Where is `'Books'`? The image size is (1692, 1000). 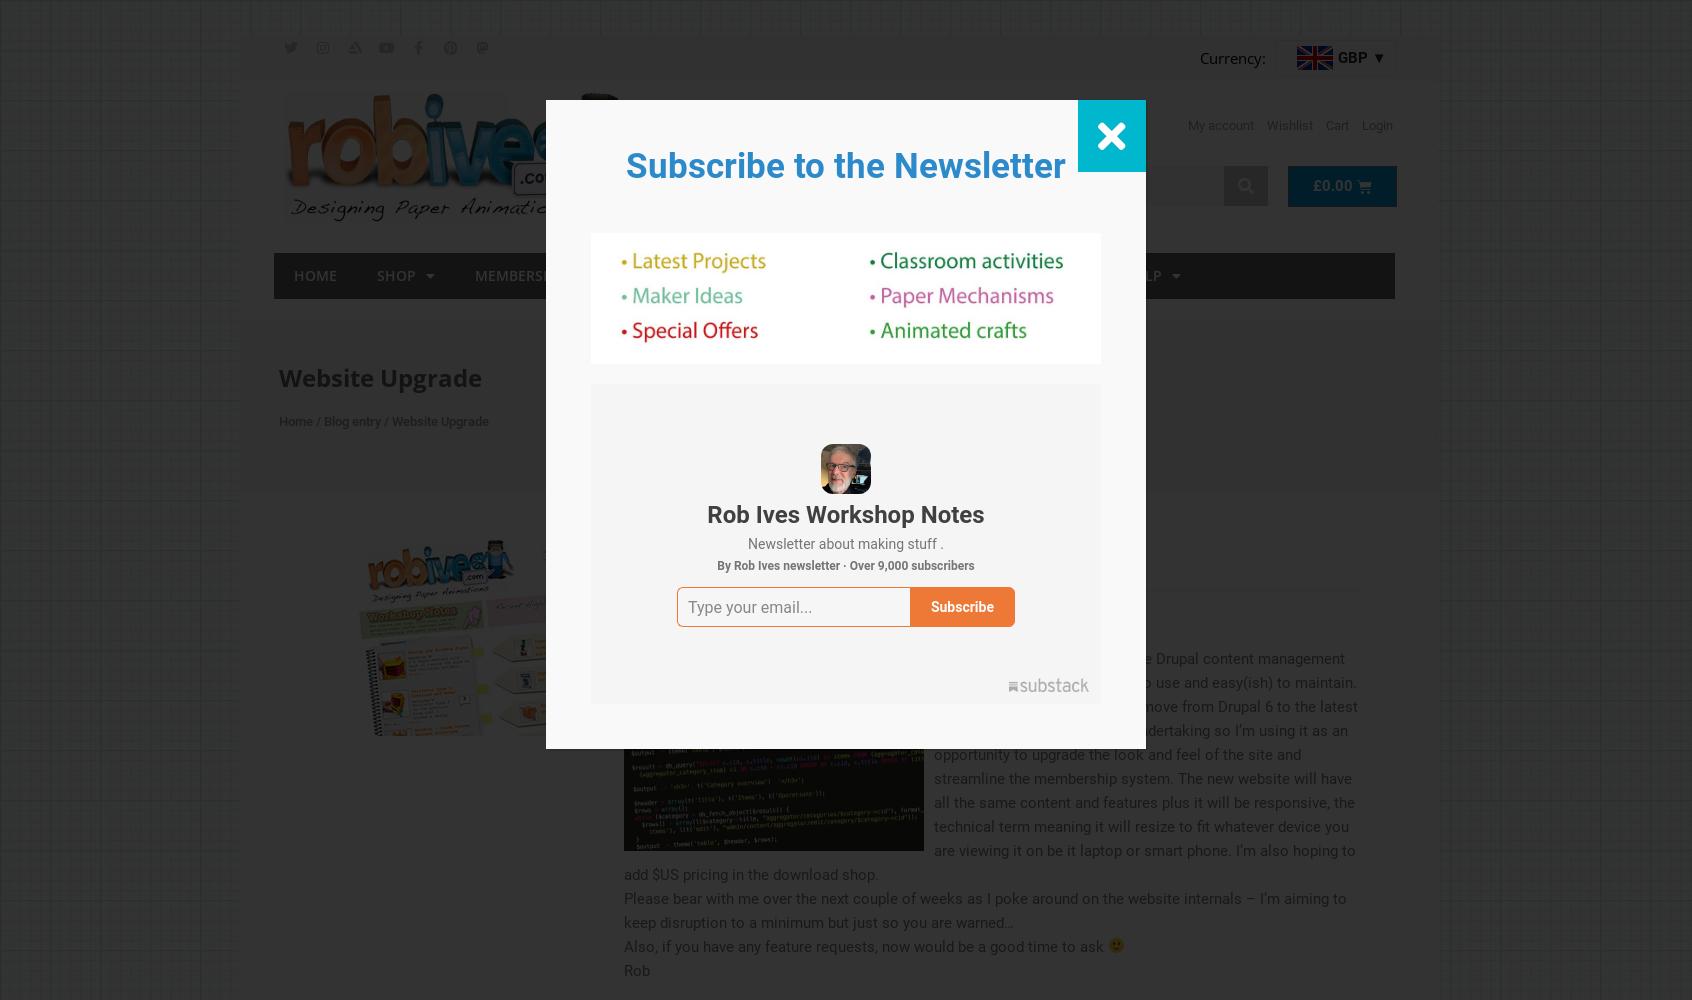
'Books' is located at coordinates (706, 274).